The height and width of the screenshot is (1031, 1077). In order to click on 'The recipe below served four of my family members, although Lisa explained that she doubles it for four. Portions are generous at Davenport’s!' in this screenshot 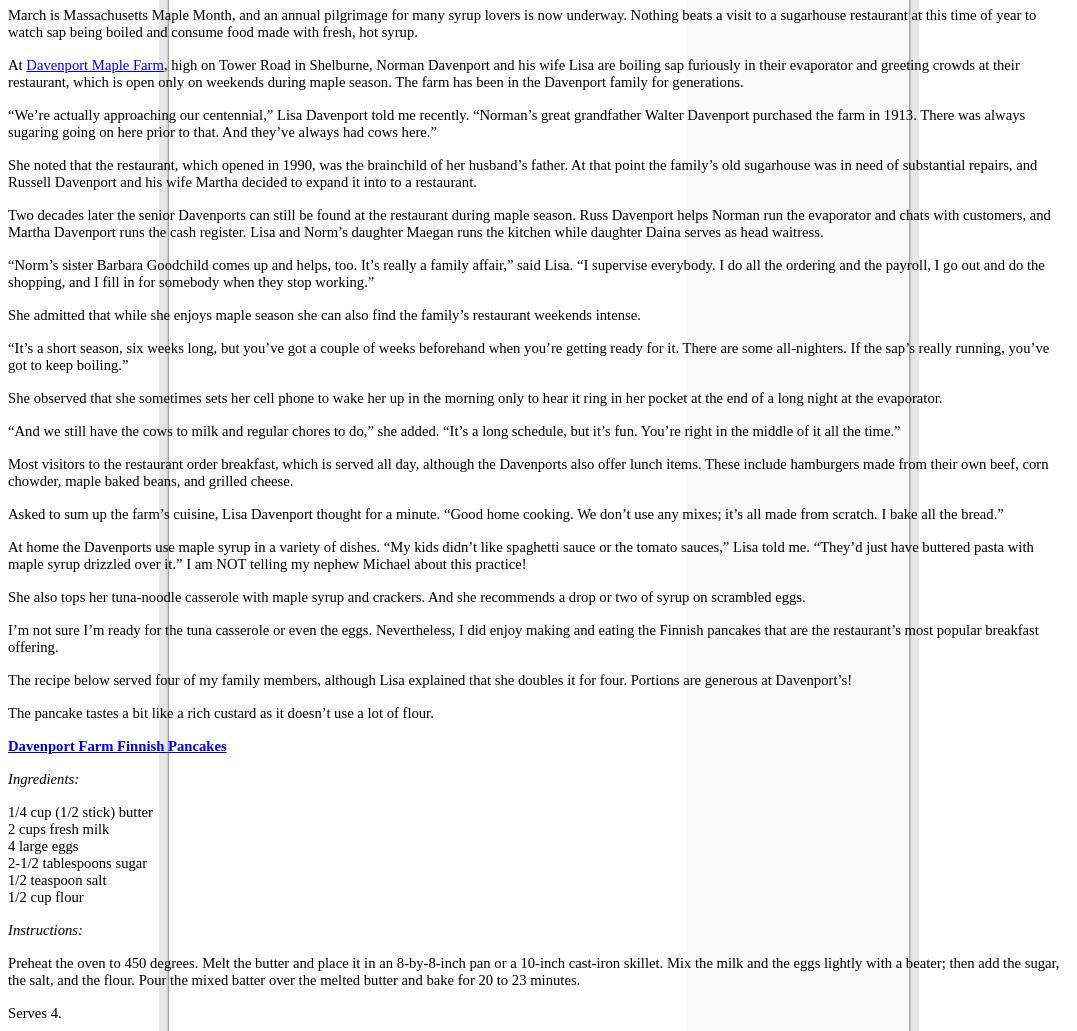, I will do `click(429, 680)`.